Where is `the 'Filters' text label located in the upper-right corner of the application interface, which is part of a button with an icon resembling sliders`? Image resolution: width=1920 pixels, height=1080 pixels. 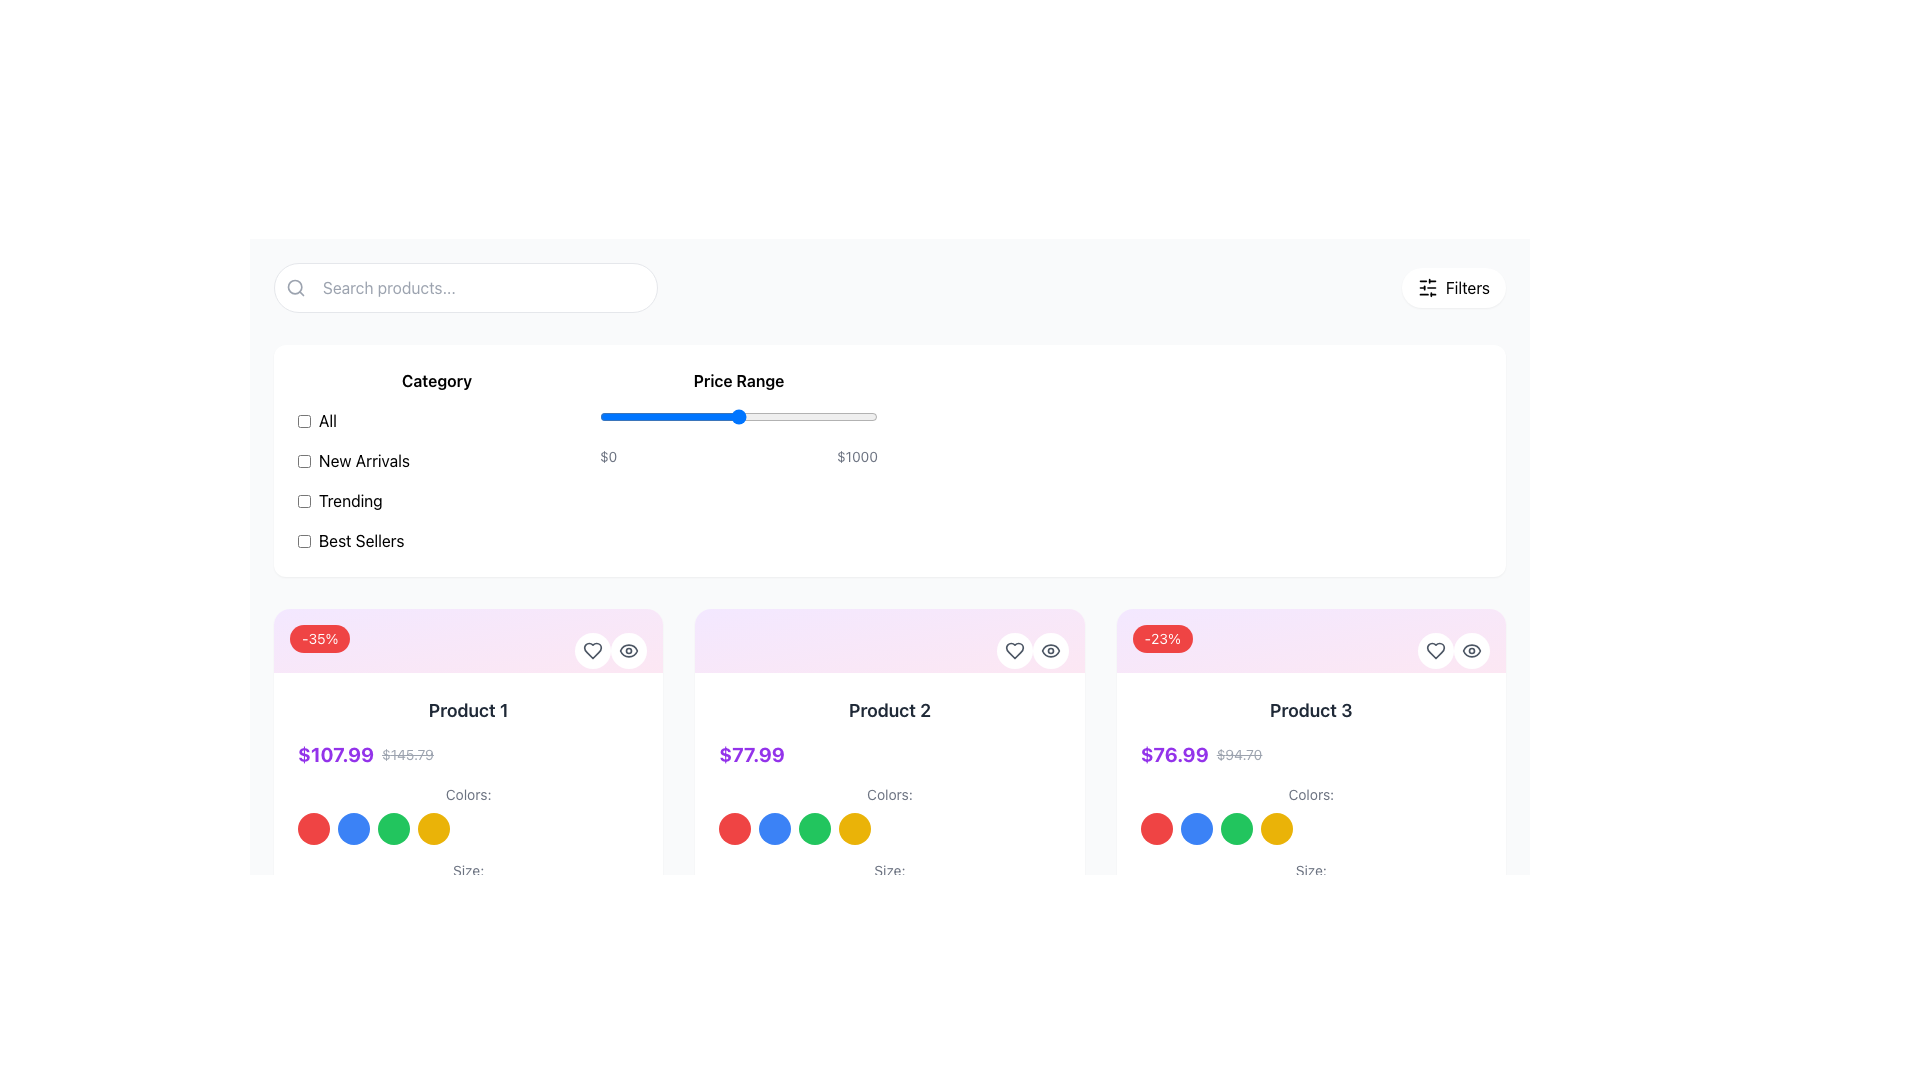 the 'Filters' text label located in the upper-right corner of the application interface, which is part of a button with an icon resembling sliders is located at coordinates (1468, 288).